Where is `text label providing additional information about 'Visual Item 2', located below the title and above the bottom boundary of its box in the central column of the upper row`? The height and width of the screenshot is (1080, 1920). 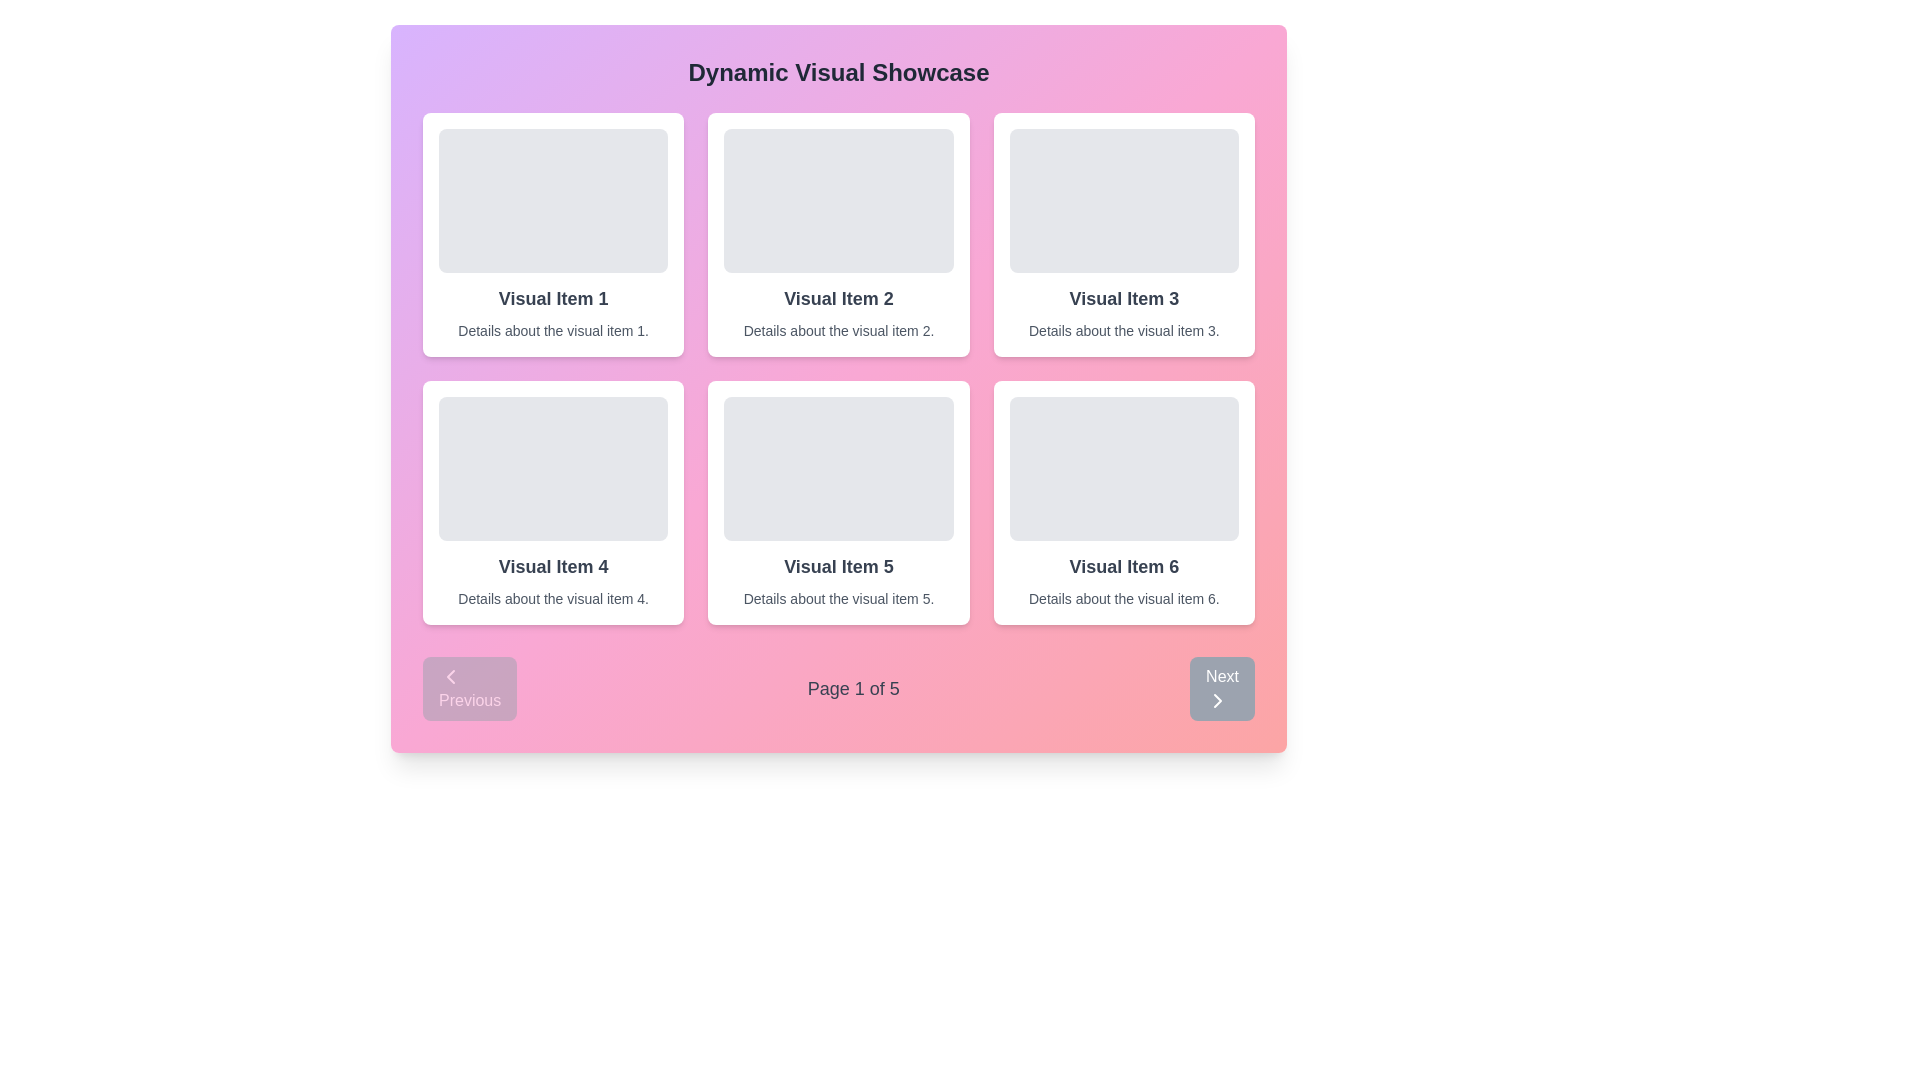
text label providing additional information about 'Visual Item 2', located below the title and above the bottom boundary of its box in the central column of the upper row is located at coordinates (839, 330).